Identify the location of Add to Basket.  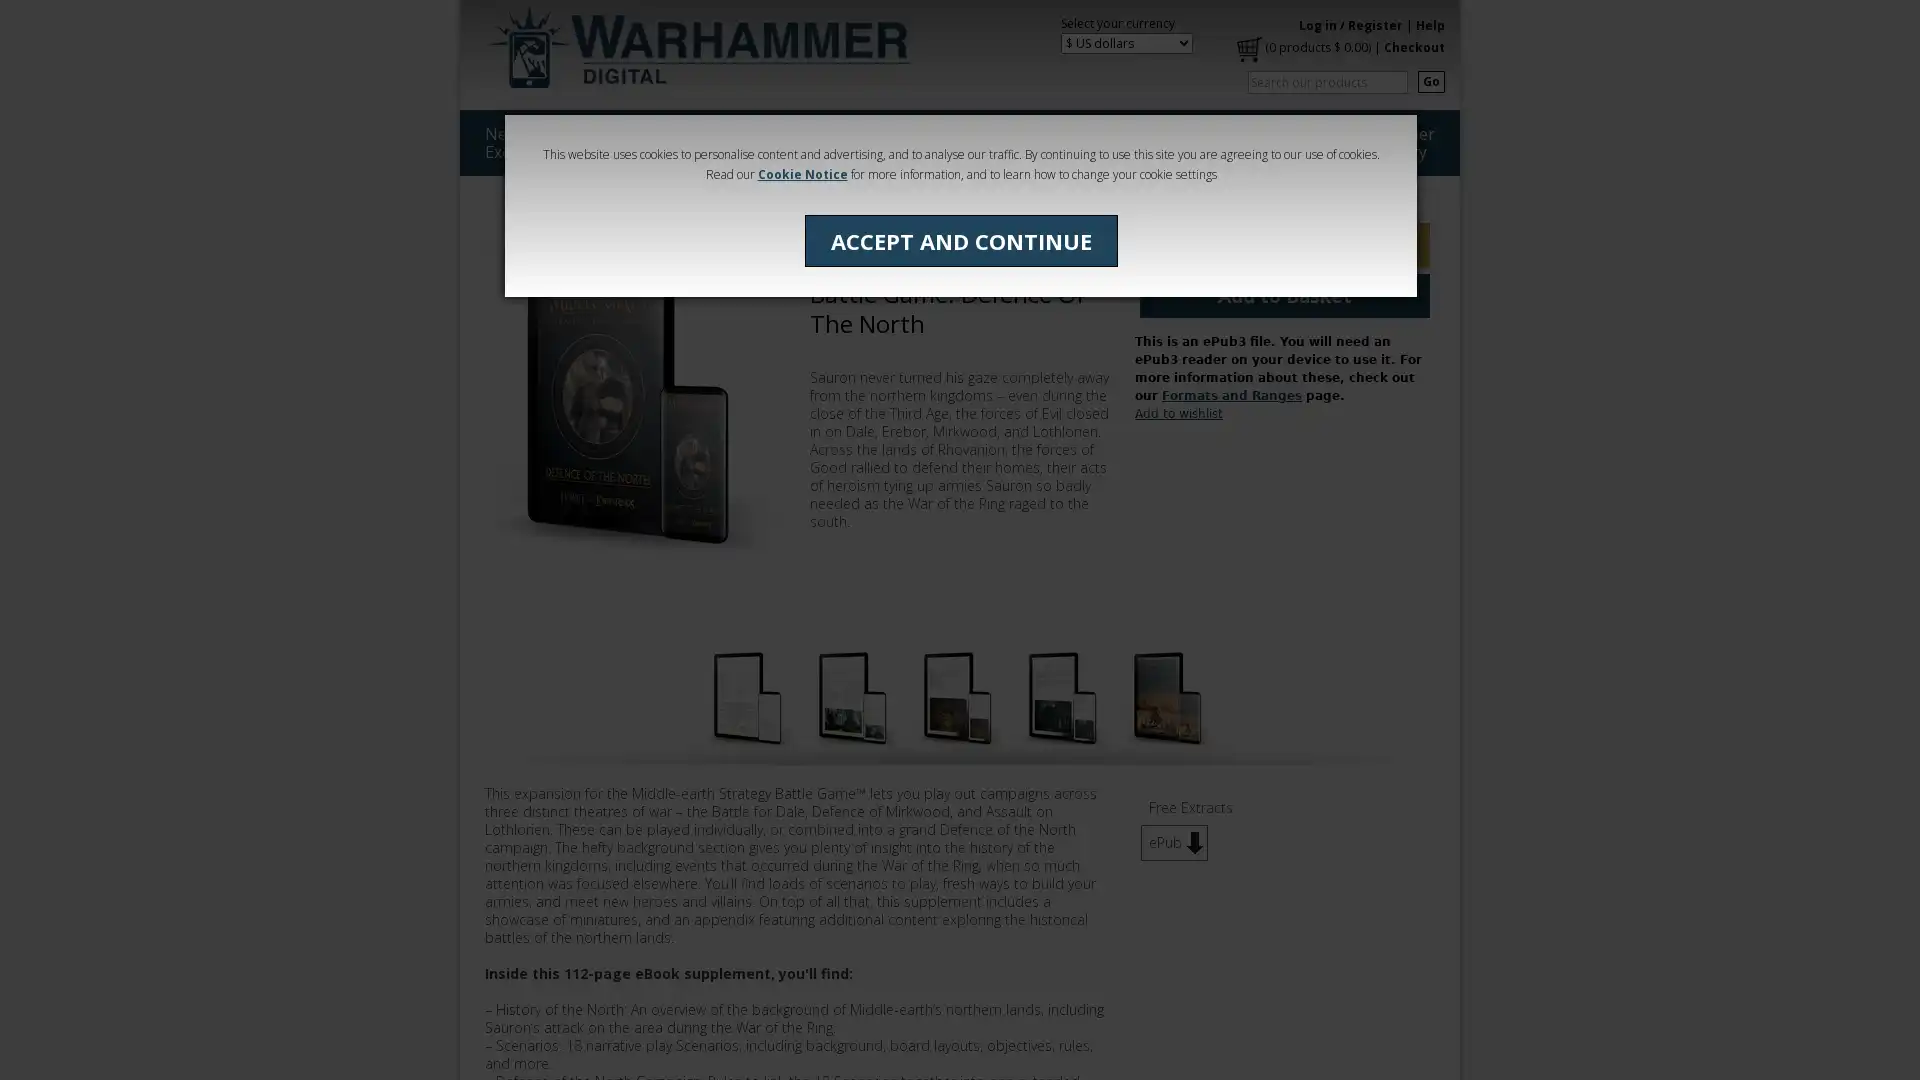
(1285, 296).